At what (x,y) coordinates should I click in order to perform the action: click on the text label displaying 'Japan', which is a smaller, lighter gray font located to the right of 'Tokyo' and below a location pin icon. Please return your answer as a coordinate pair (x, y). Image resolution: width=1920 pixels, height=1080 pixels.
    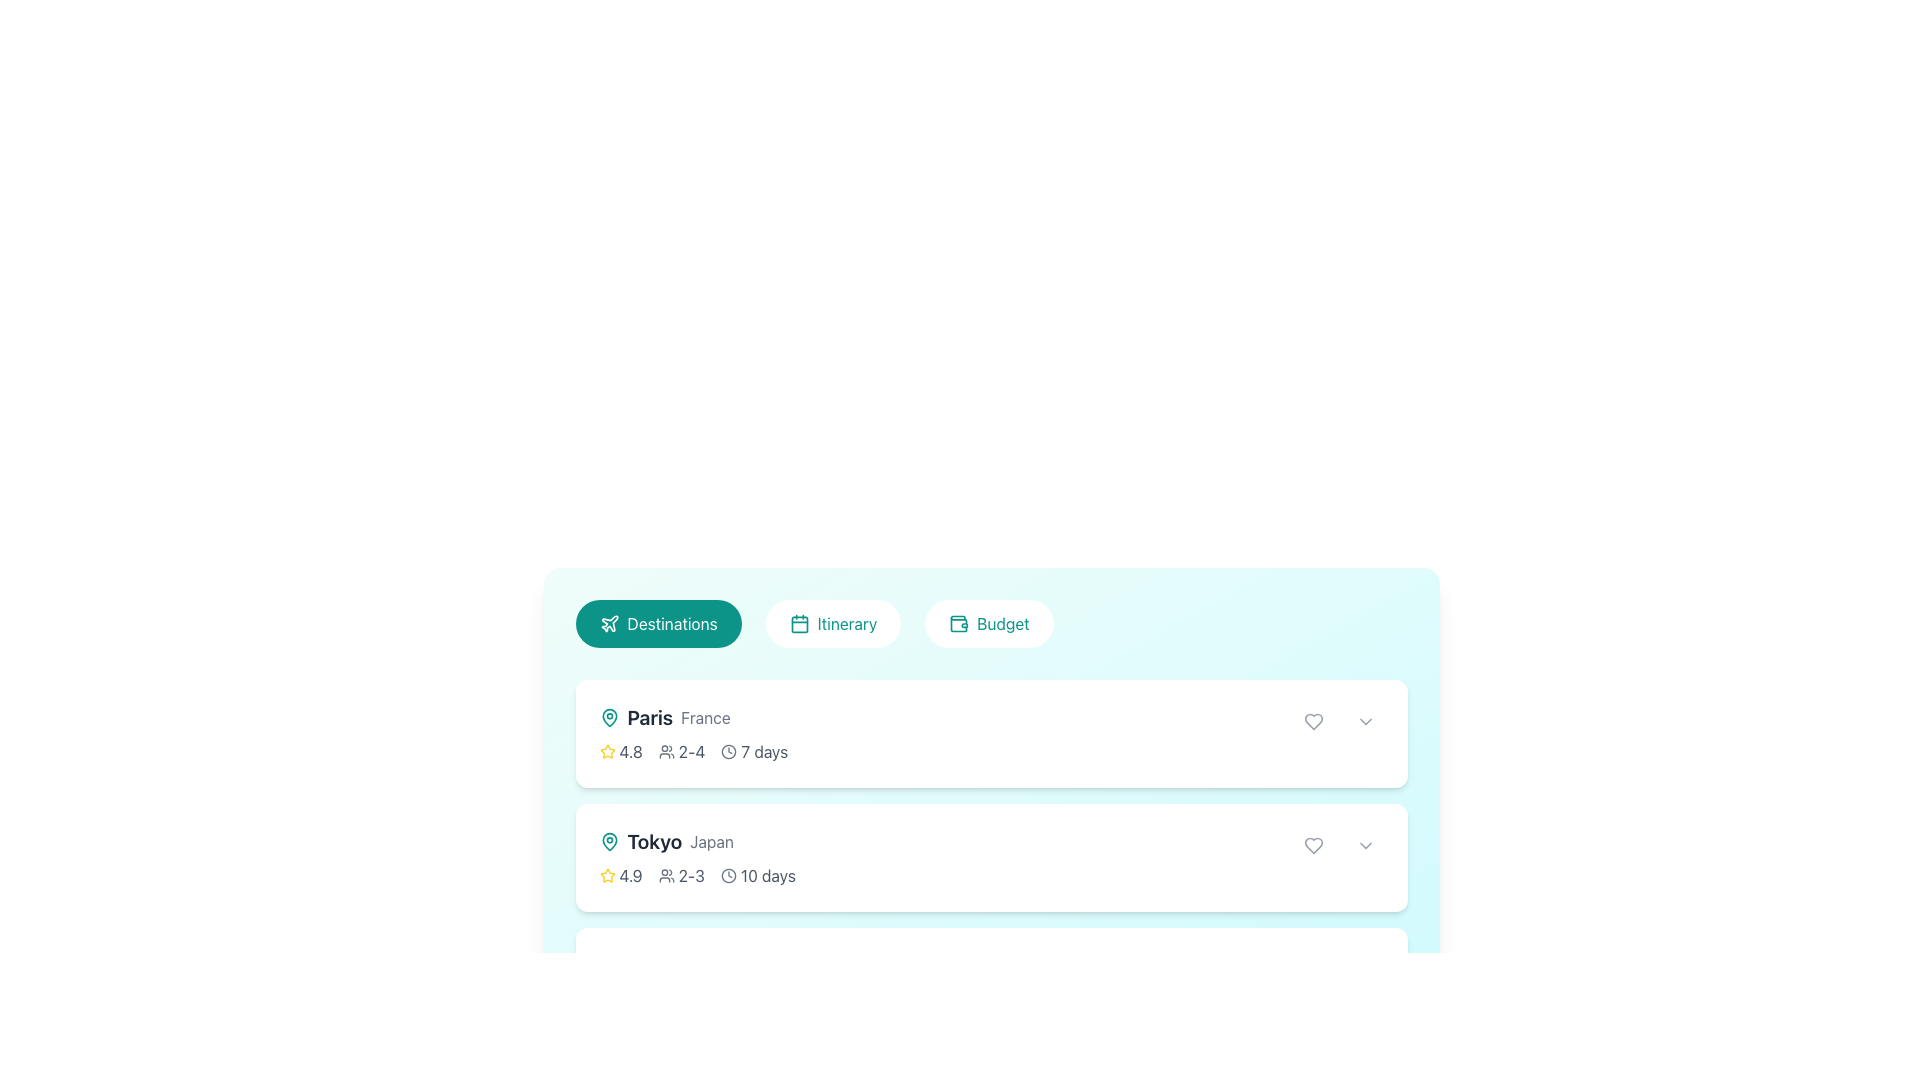
    Looking at the image, I should click on (712, 841).